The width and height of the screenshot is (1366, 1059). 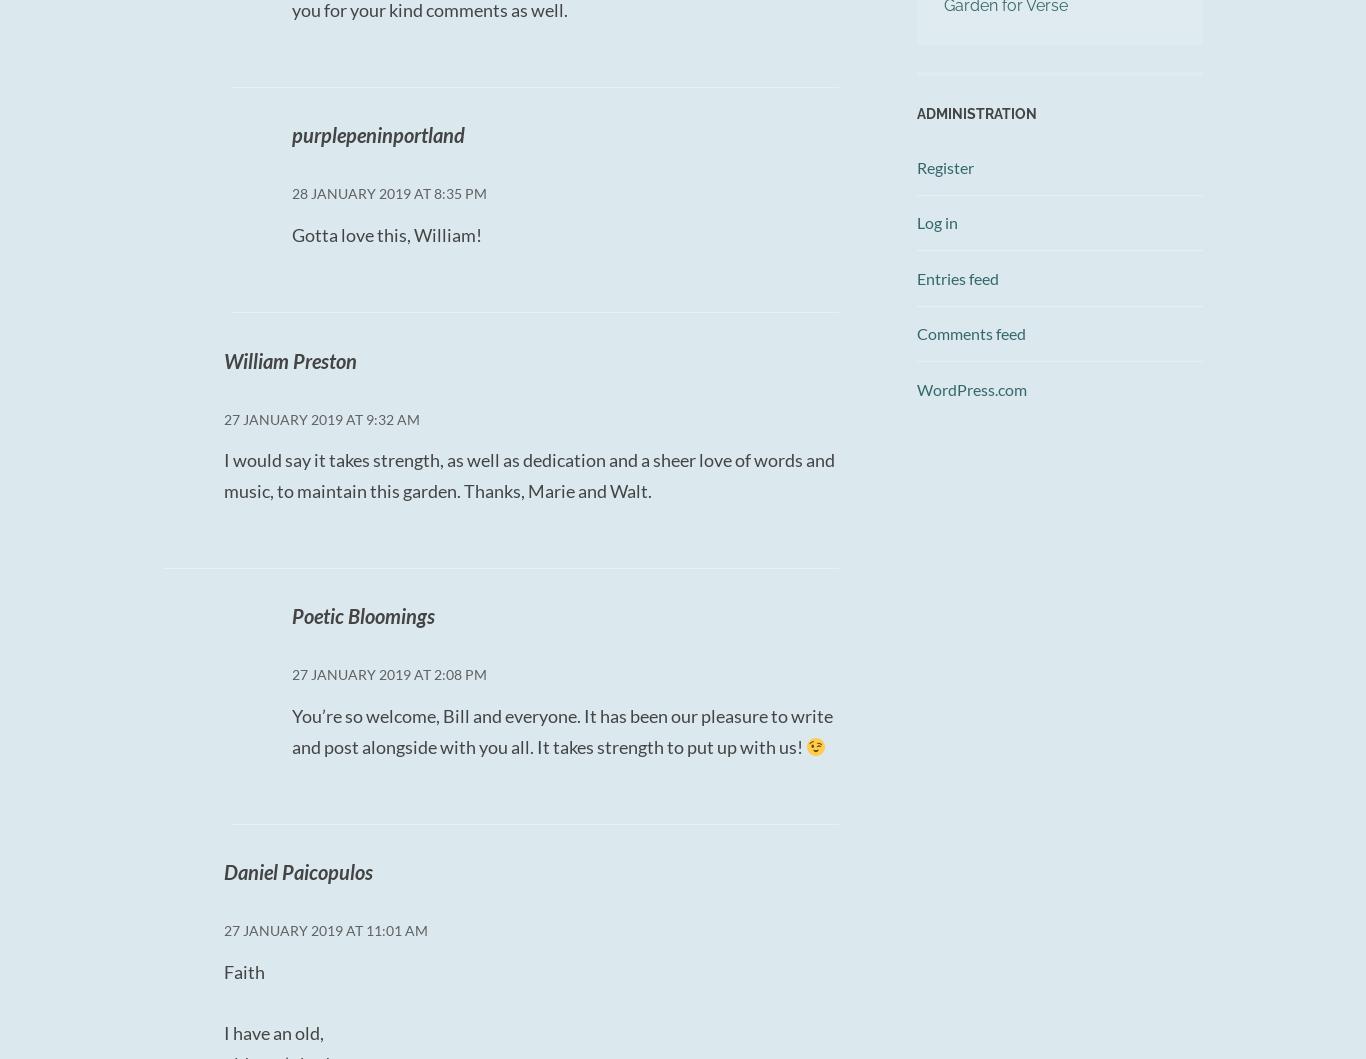 I want to click on 'WordPress.com', so click(x=916, y=387).